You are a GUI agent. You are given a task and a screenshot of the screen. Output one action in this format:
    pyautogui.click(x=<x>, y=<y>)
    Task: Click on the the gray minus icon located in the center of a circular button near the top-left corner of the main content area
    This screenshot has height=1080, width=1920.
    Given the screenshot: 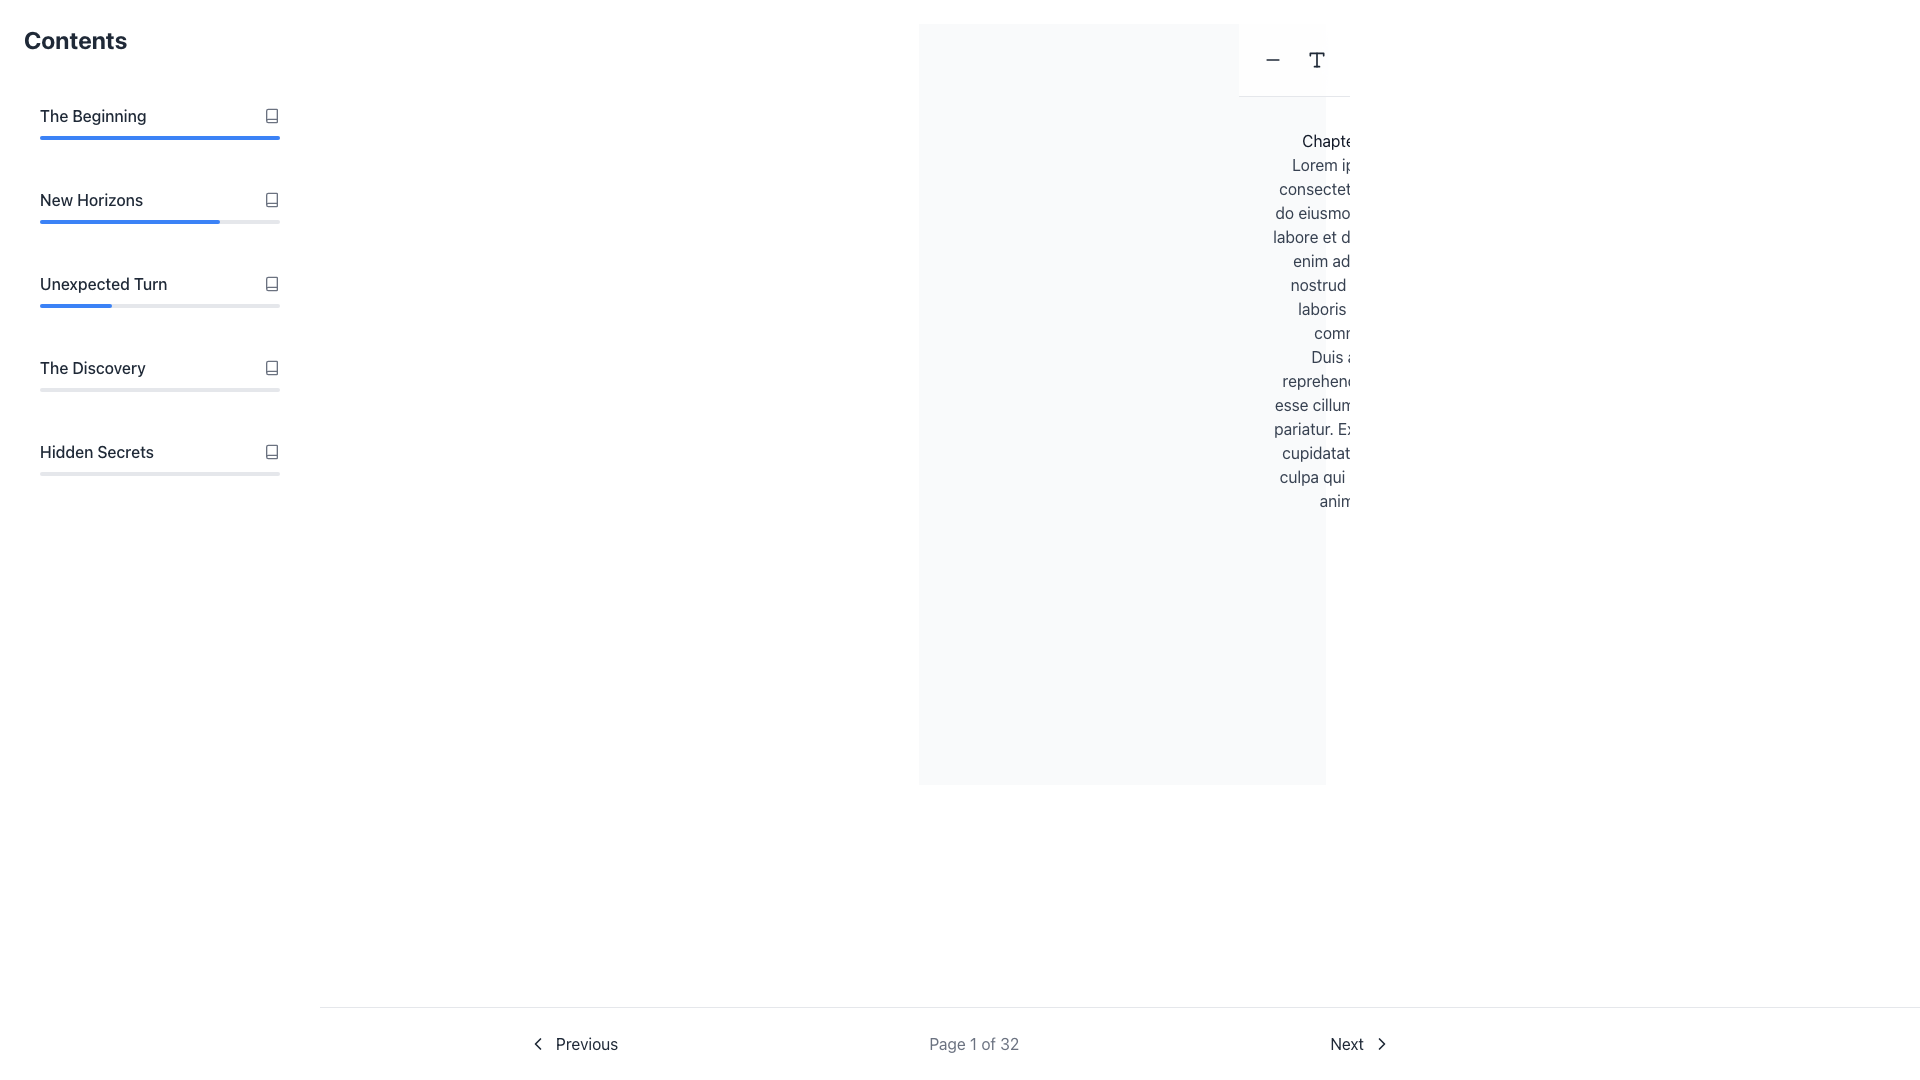 What is the action you would take?
    pyautogui.click(x=1271, y=59)
    